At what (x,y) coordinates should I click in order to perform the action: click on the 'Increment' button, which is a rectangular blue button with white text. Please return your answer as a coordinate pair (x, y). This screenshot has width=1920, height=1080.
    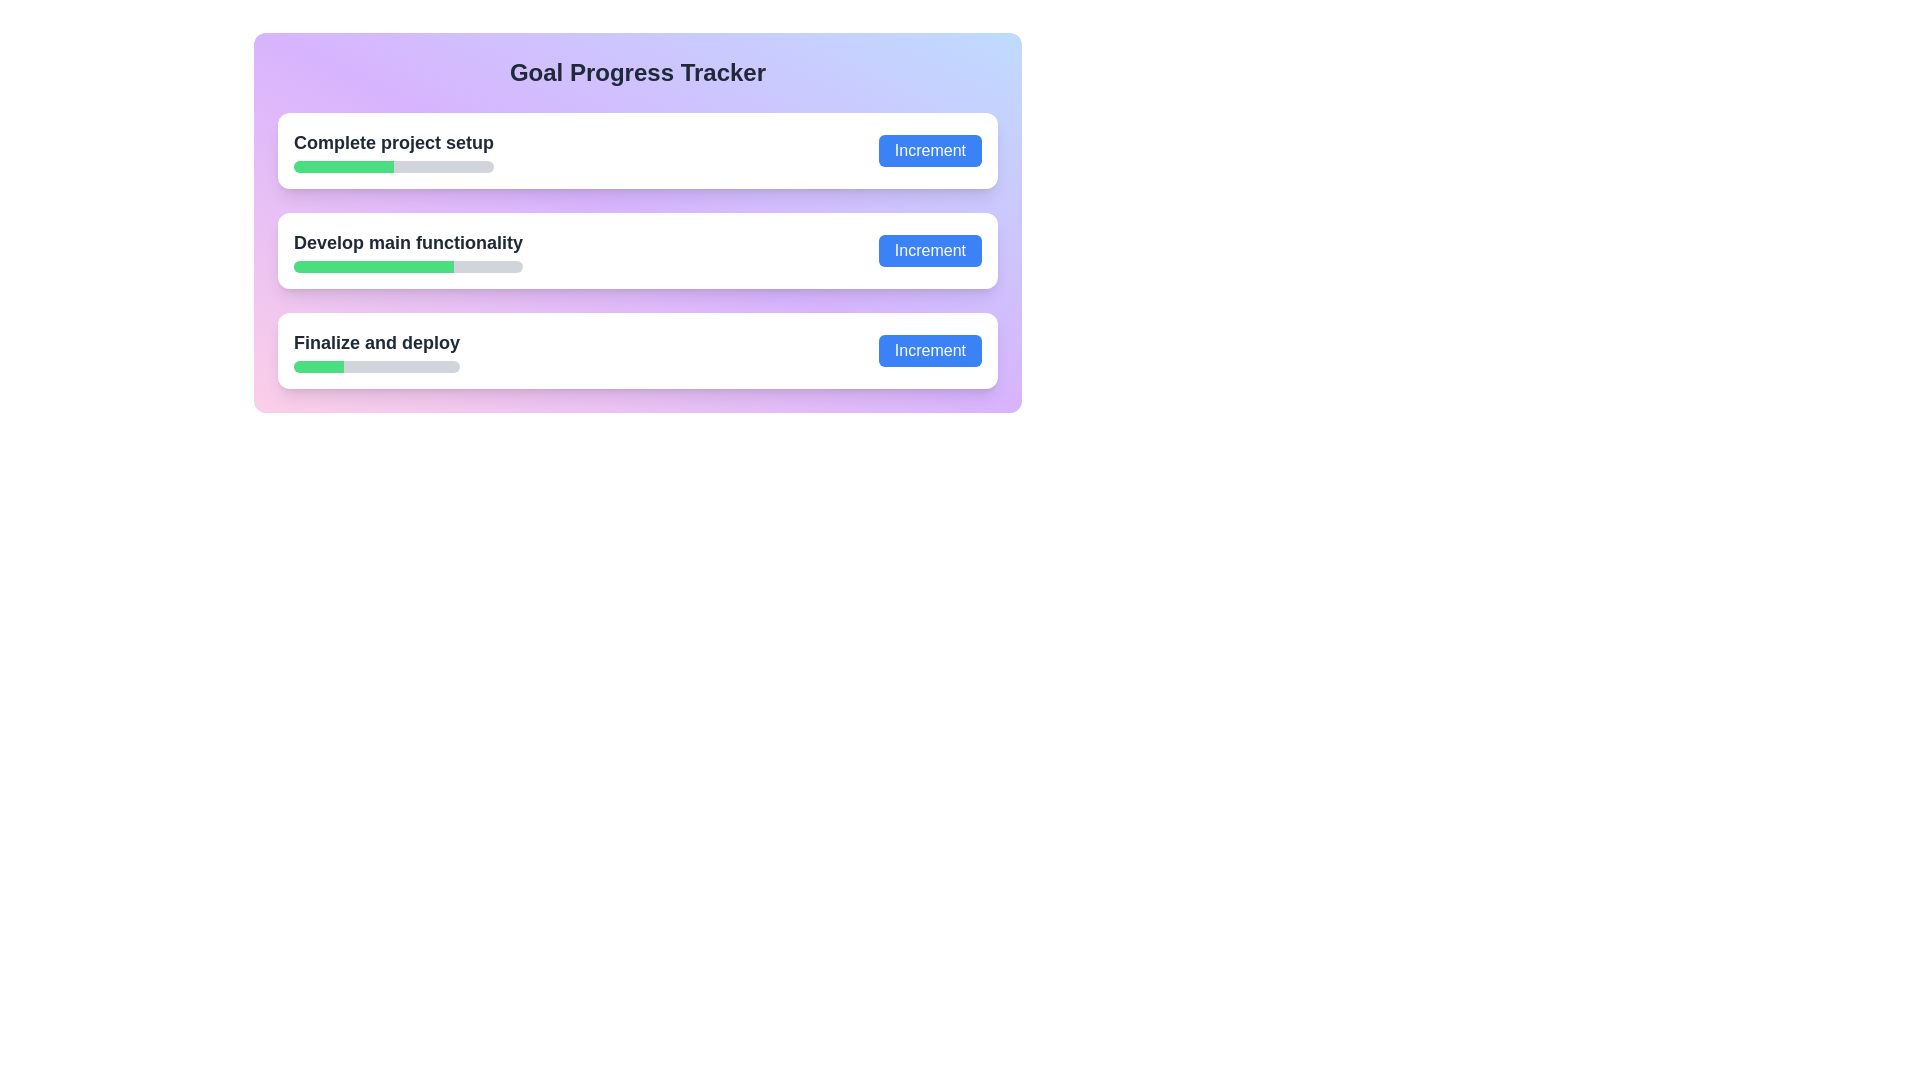
    Looking at the image, I should click on (929, 149).